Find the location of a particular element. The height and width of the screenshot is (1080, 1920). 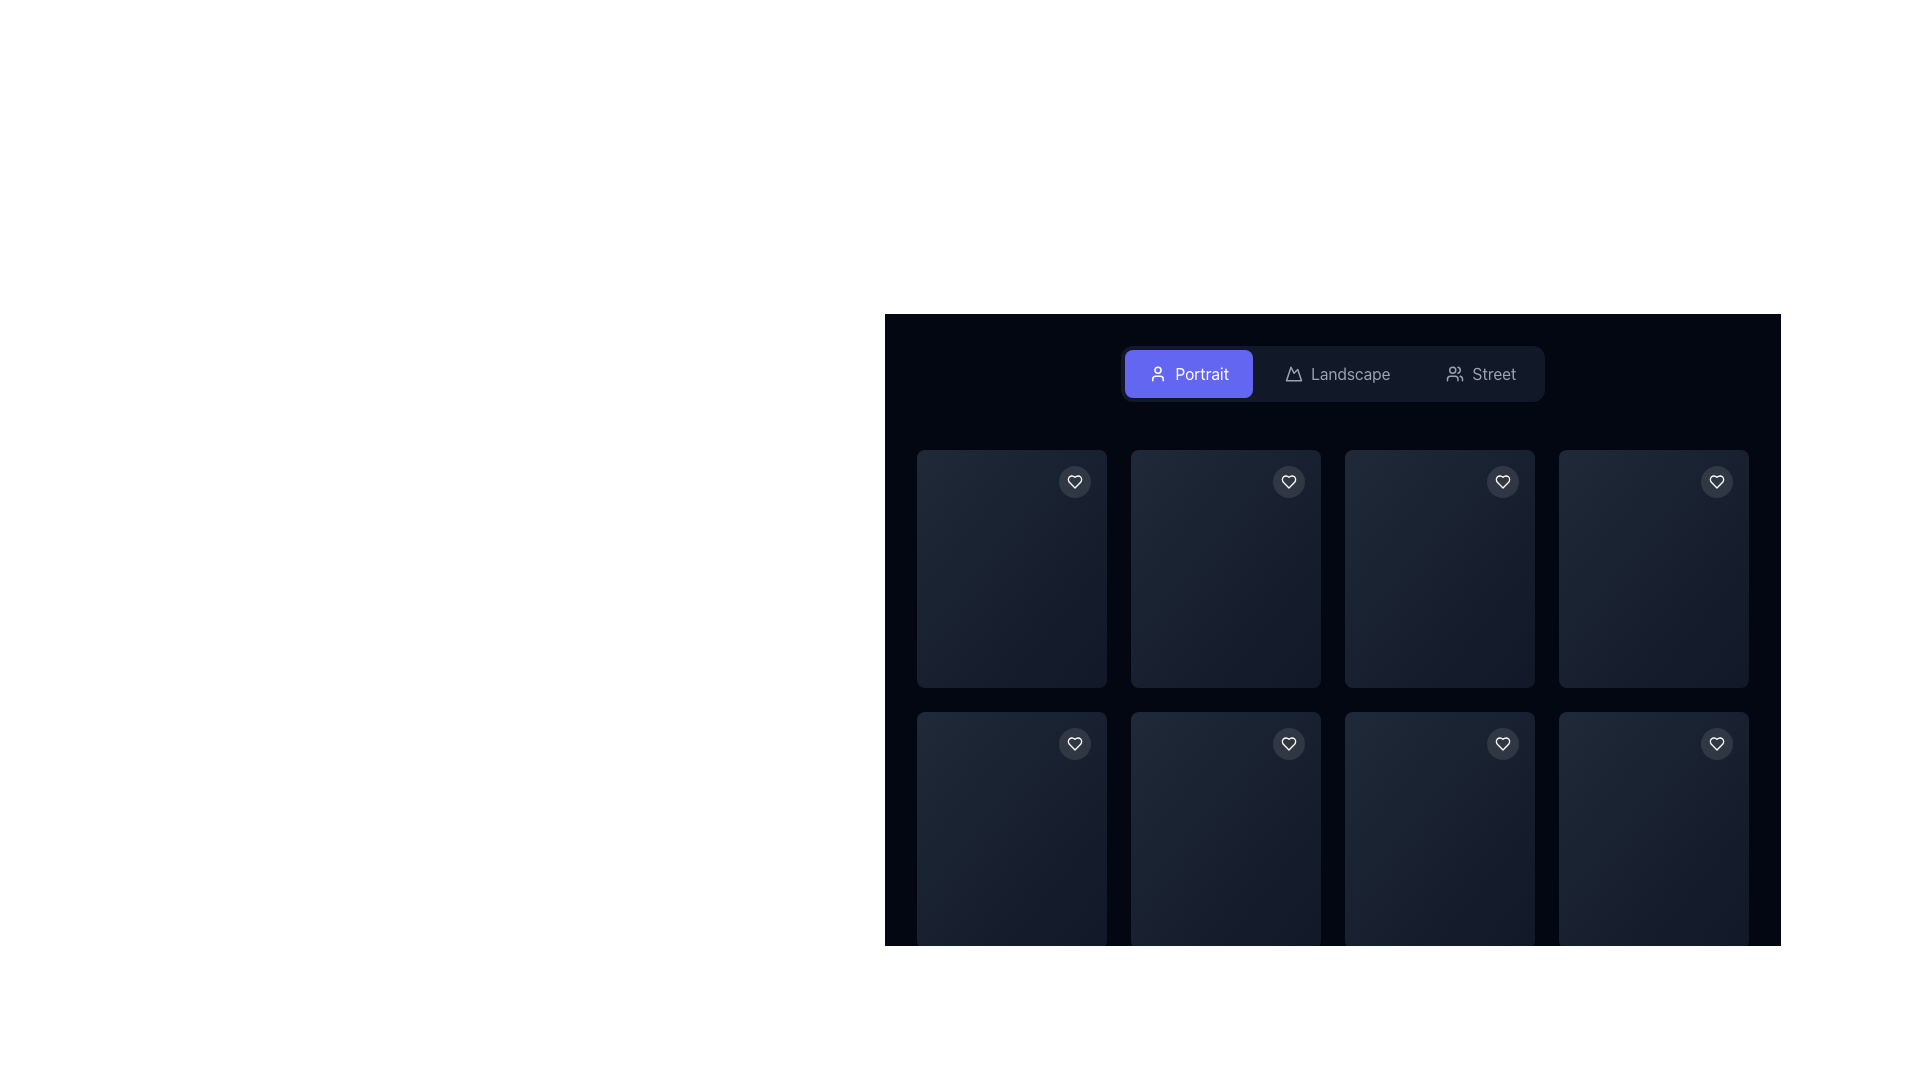

the heart-shaped icon outlined in white to like the item, located in the second row and third column of the grid on a dark background is located at coordinates (1502, 482).